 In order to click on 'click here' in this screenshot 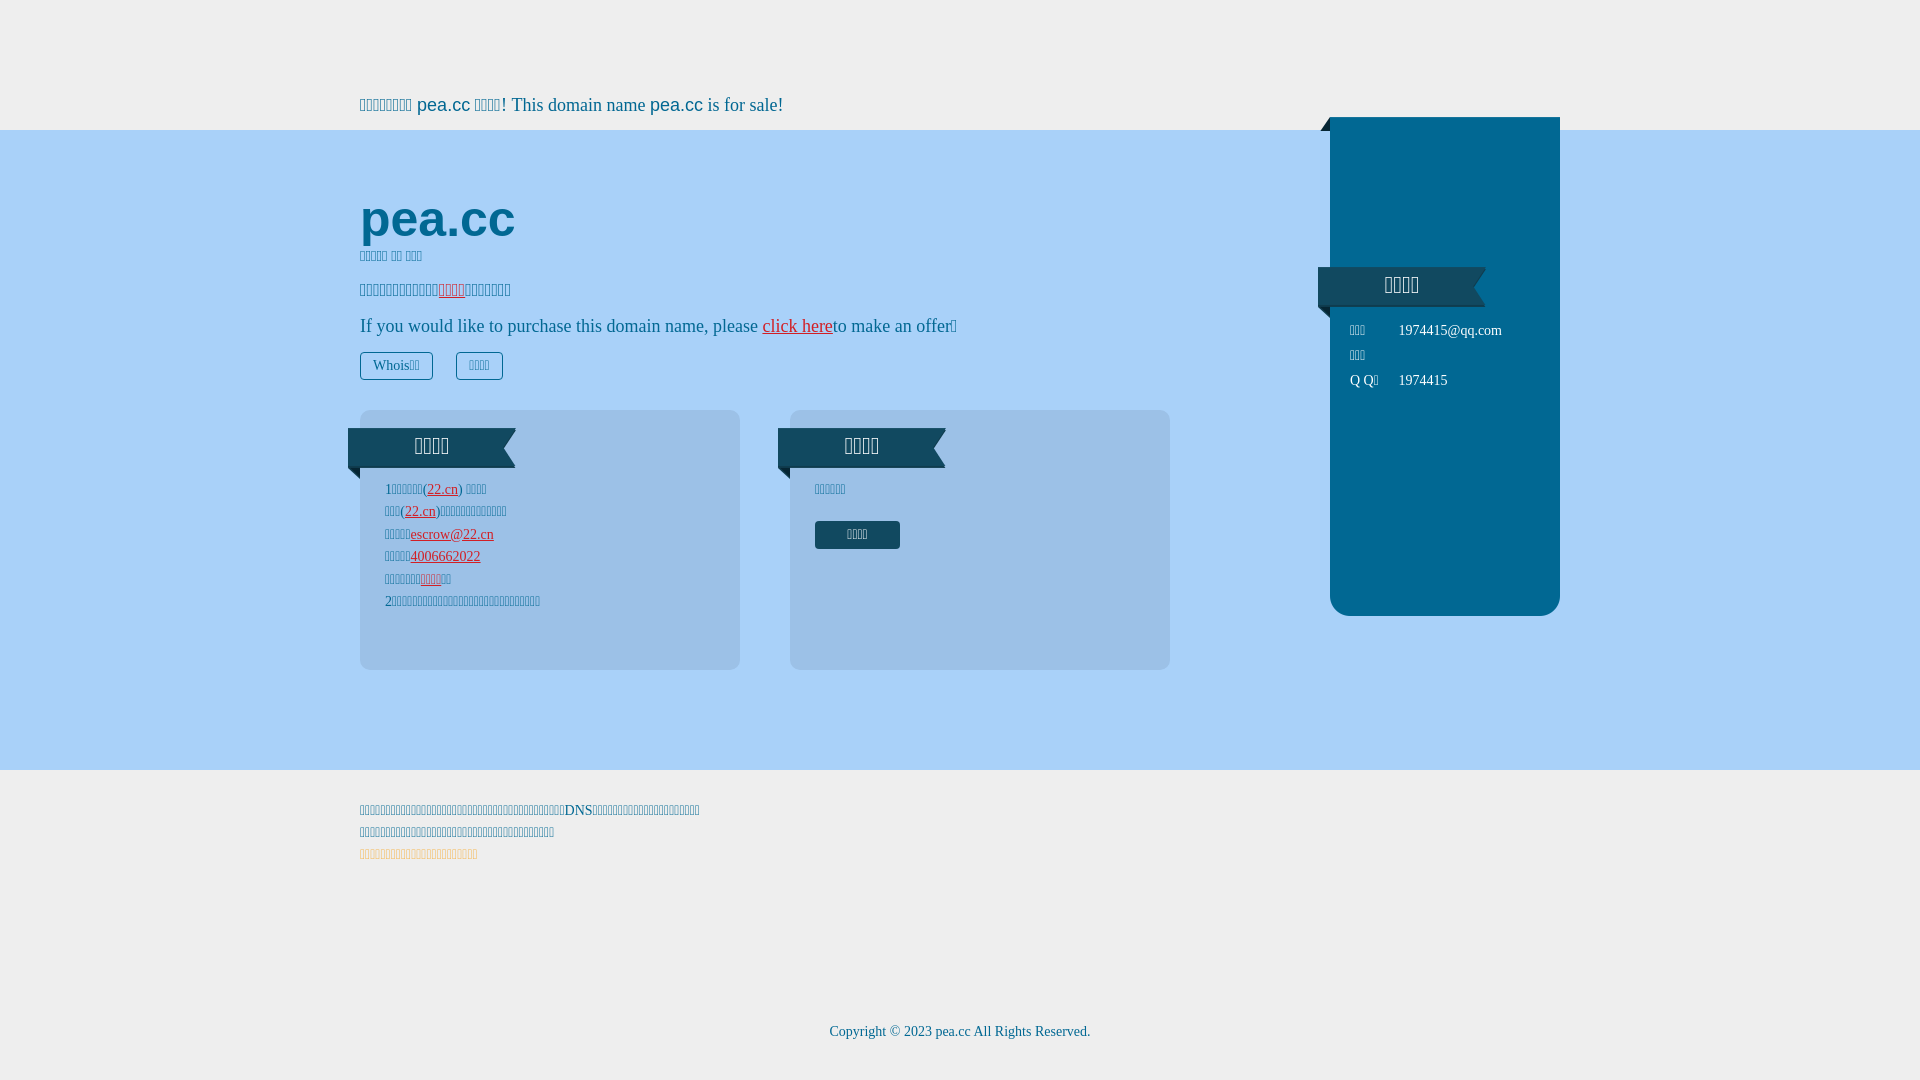, I will do `click(795, 325)`.